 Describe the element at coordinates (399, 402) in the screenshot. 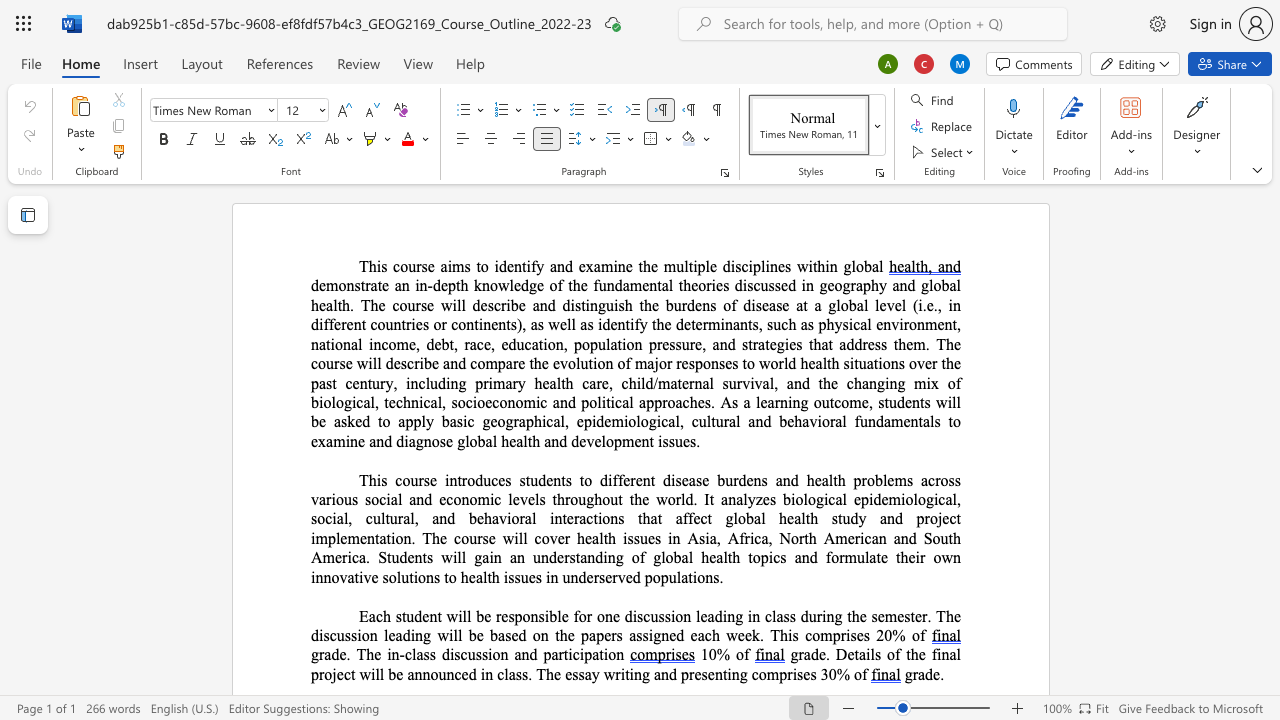

I see `the 15th character "c" in the text` at that location.